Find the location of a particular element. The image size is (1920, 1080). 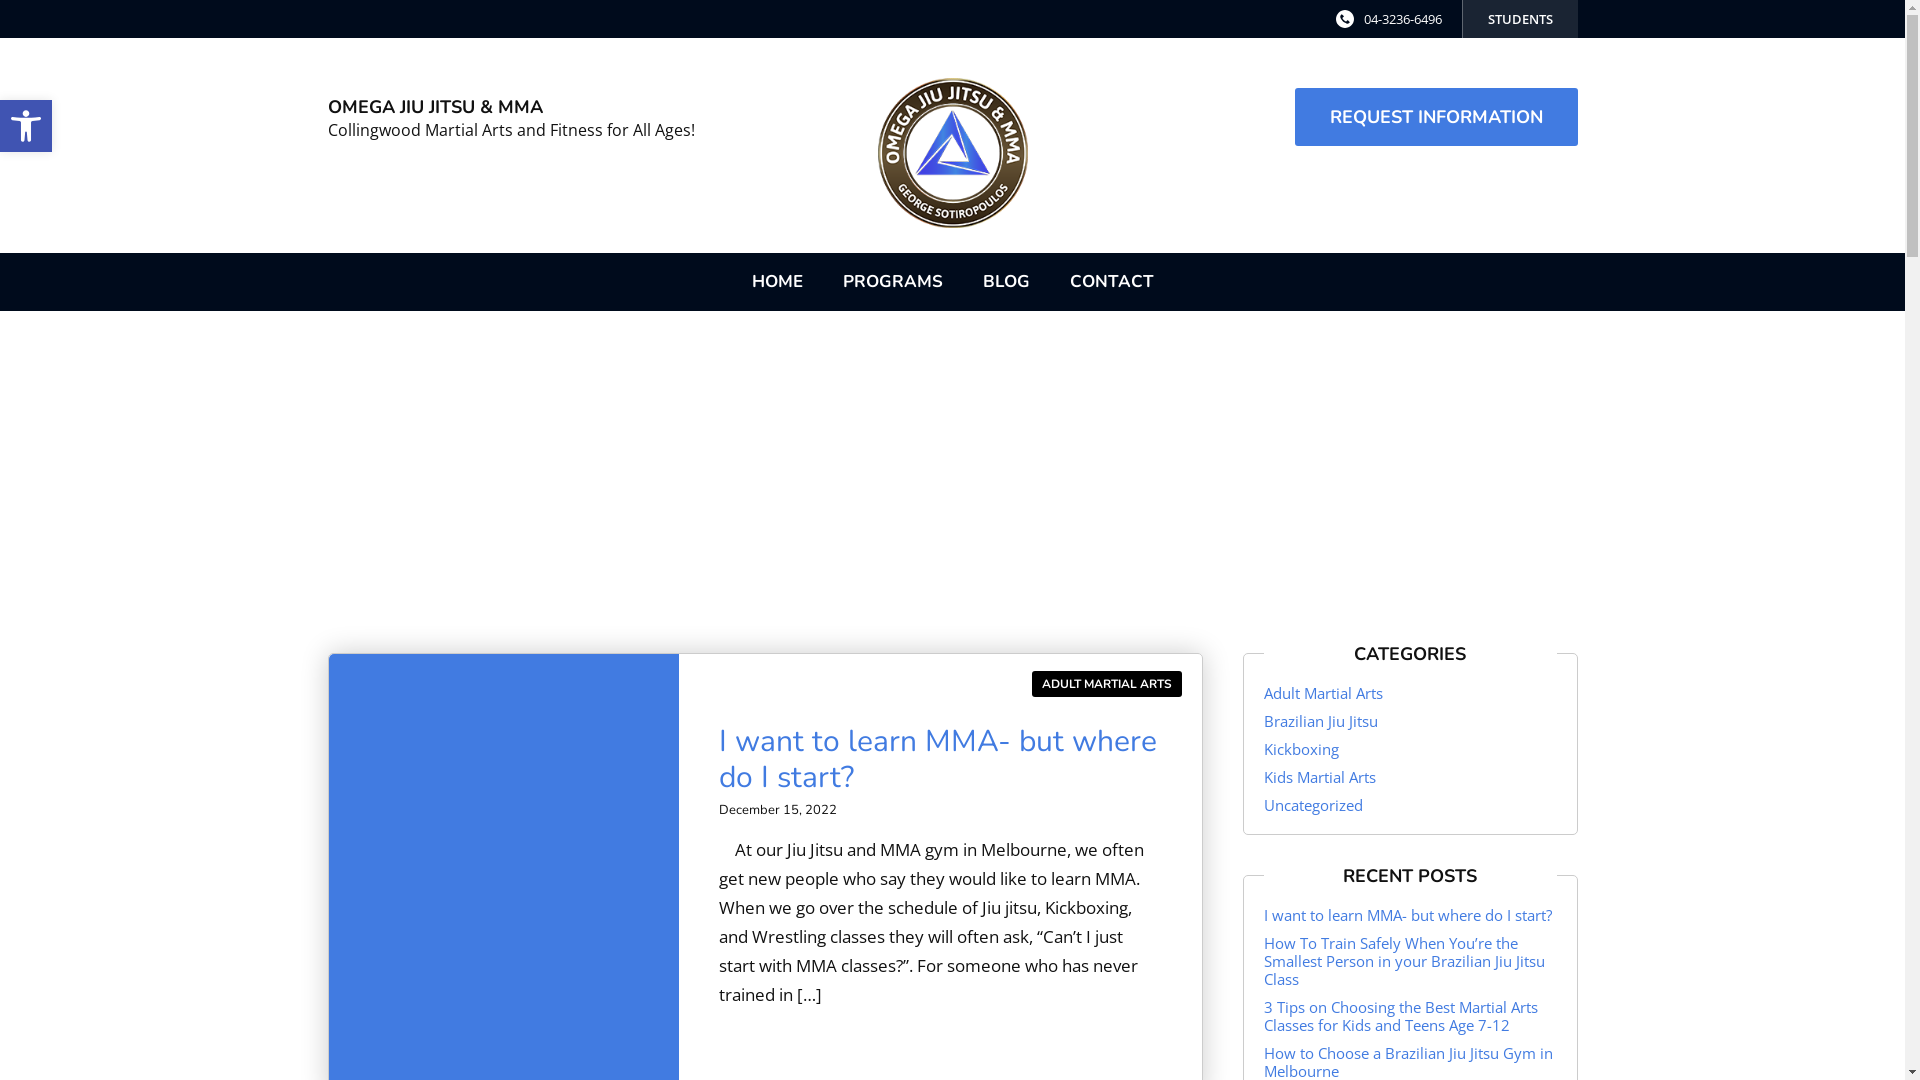

'Adult Martial Arts' is located at coordinates (1323, 692).